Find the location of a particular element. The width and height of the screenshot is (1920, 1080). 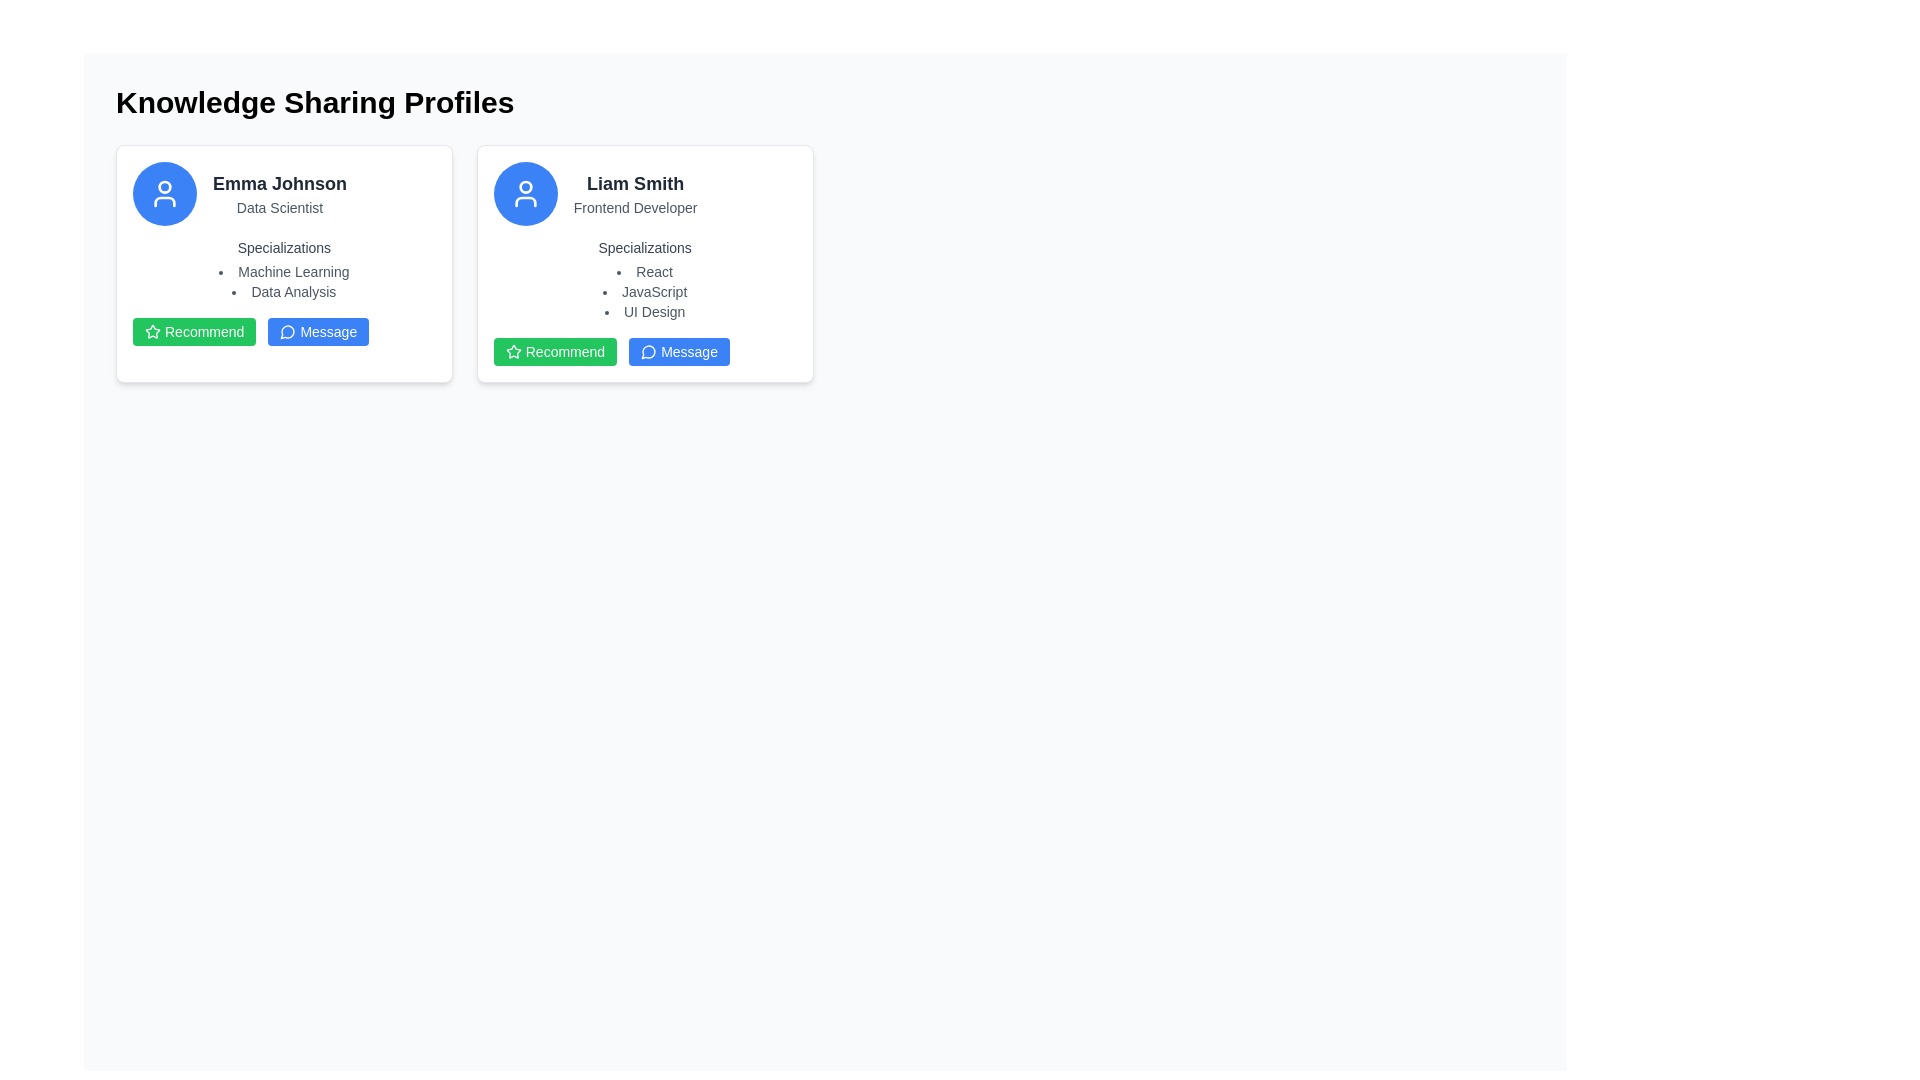

the text label displaying the individual's name in the upper right section of the profile card is located at coordinates (634, 184).